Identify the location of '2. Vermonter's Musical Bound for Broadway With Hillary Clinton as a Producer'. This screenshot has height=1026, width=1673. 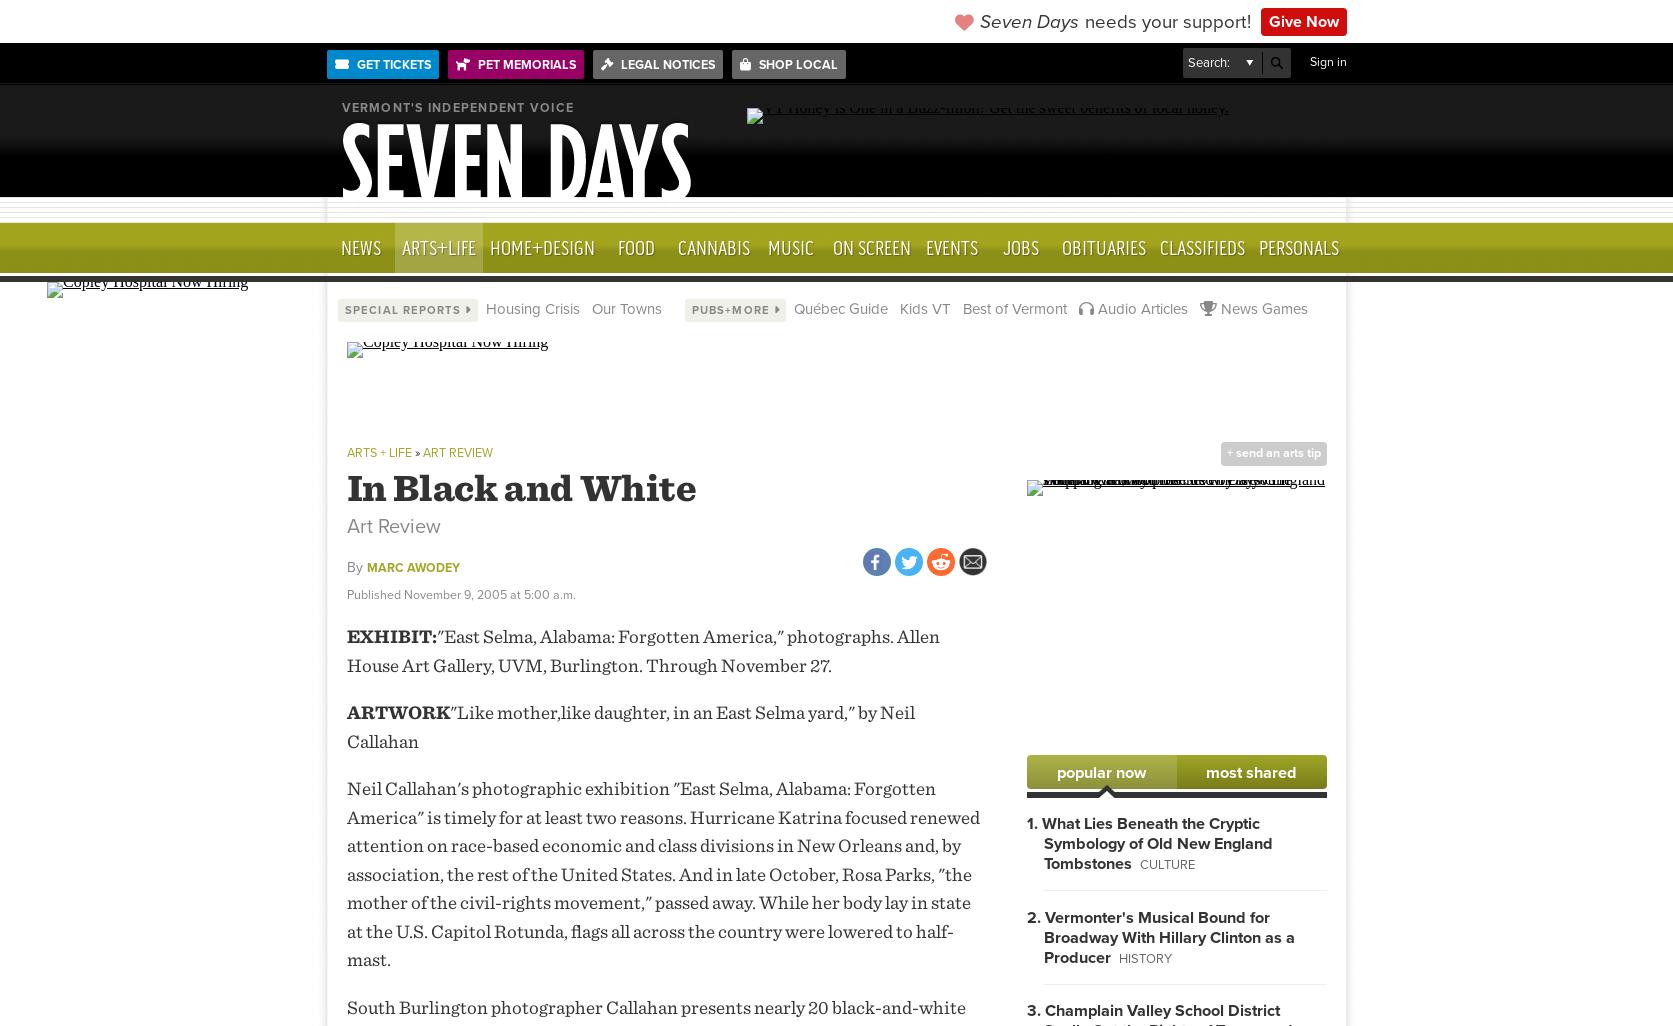
(1159, 937).